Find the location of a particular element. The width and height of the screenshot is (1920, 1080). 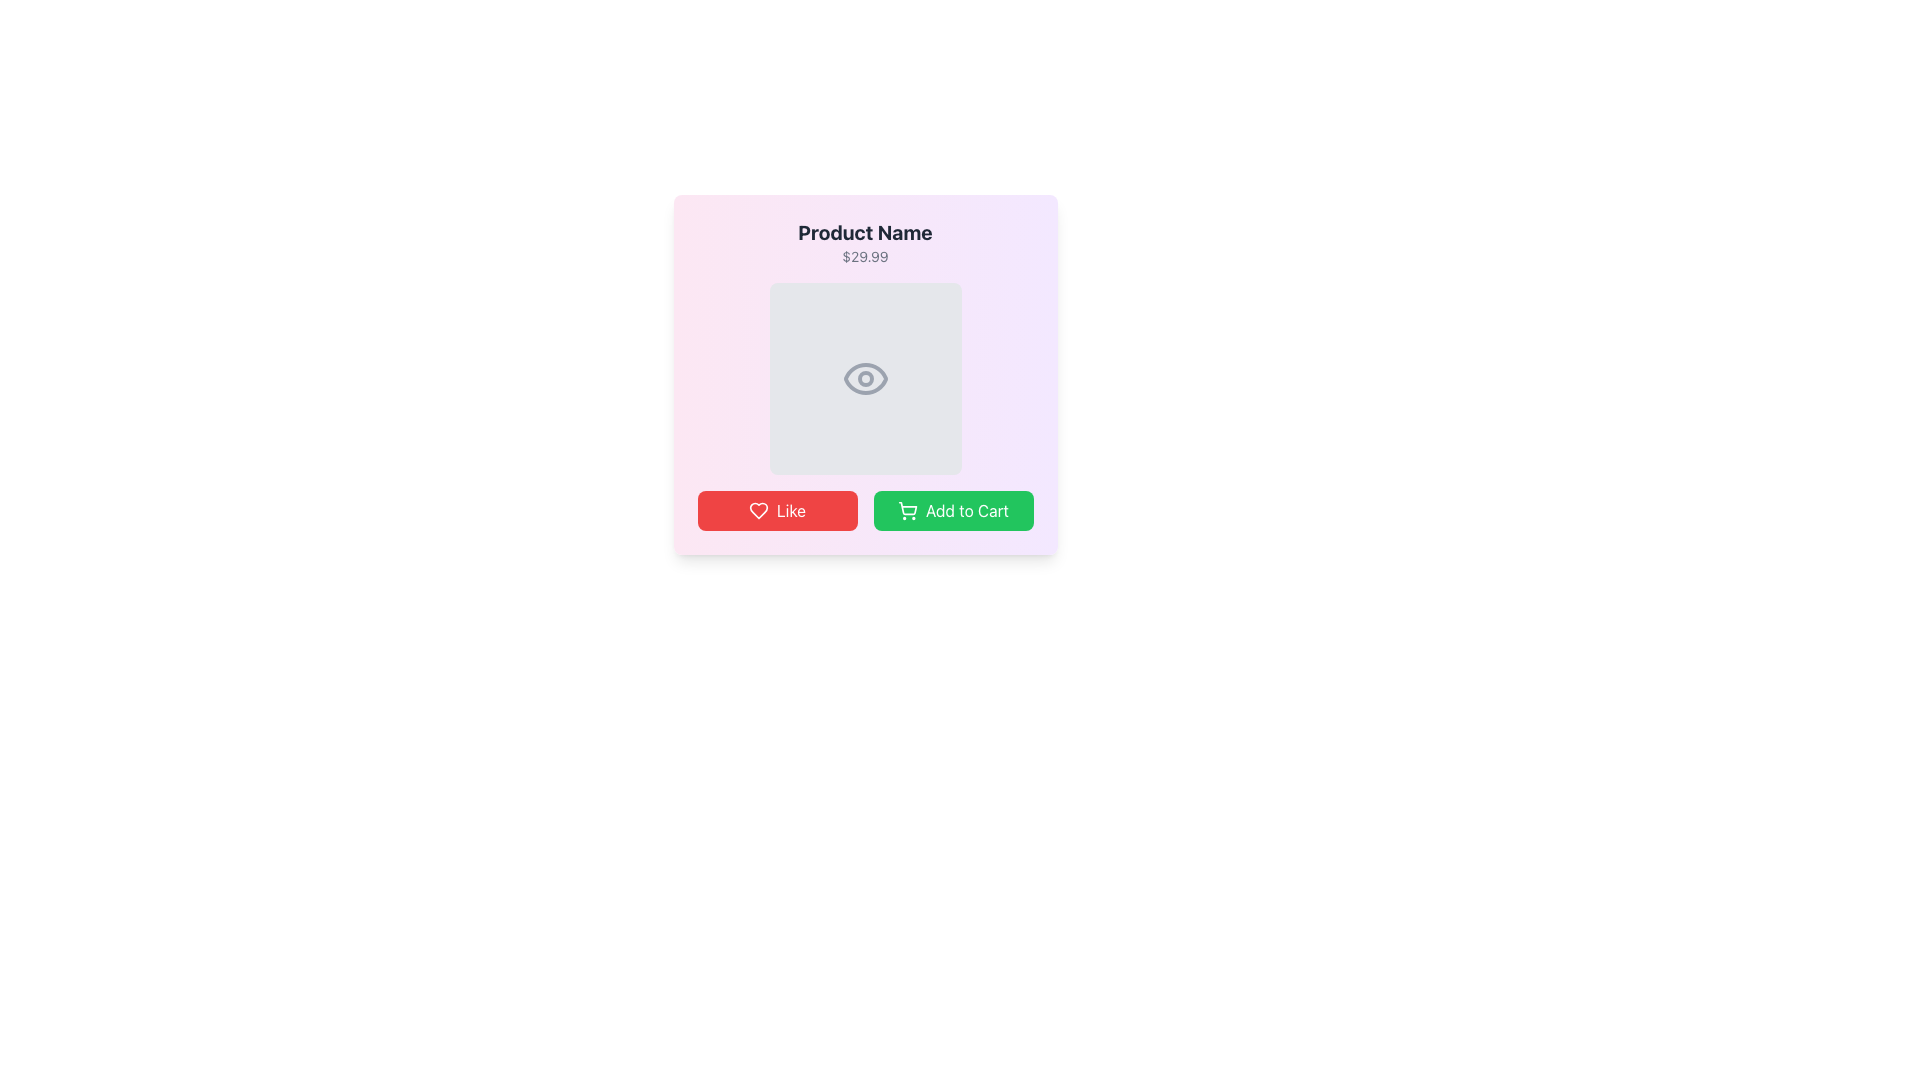

the green 'Add to Cart' button containing the text, which is located at the bottom right of the product card interface is located at coordinates (967, 509).